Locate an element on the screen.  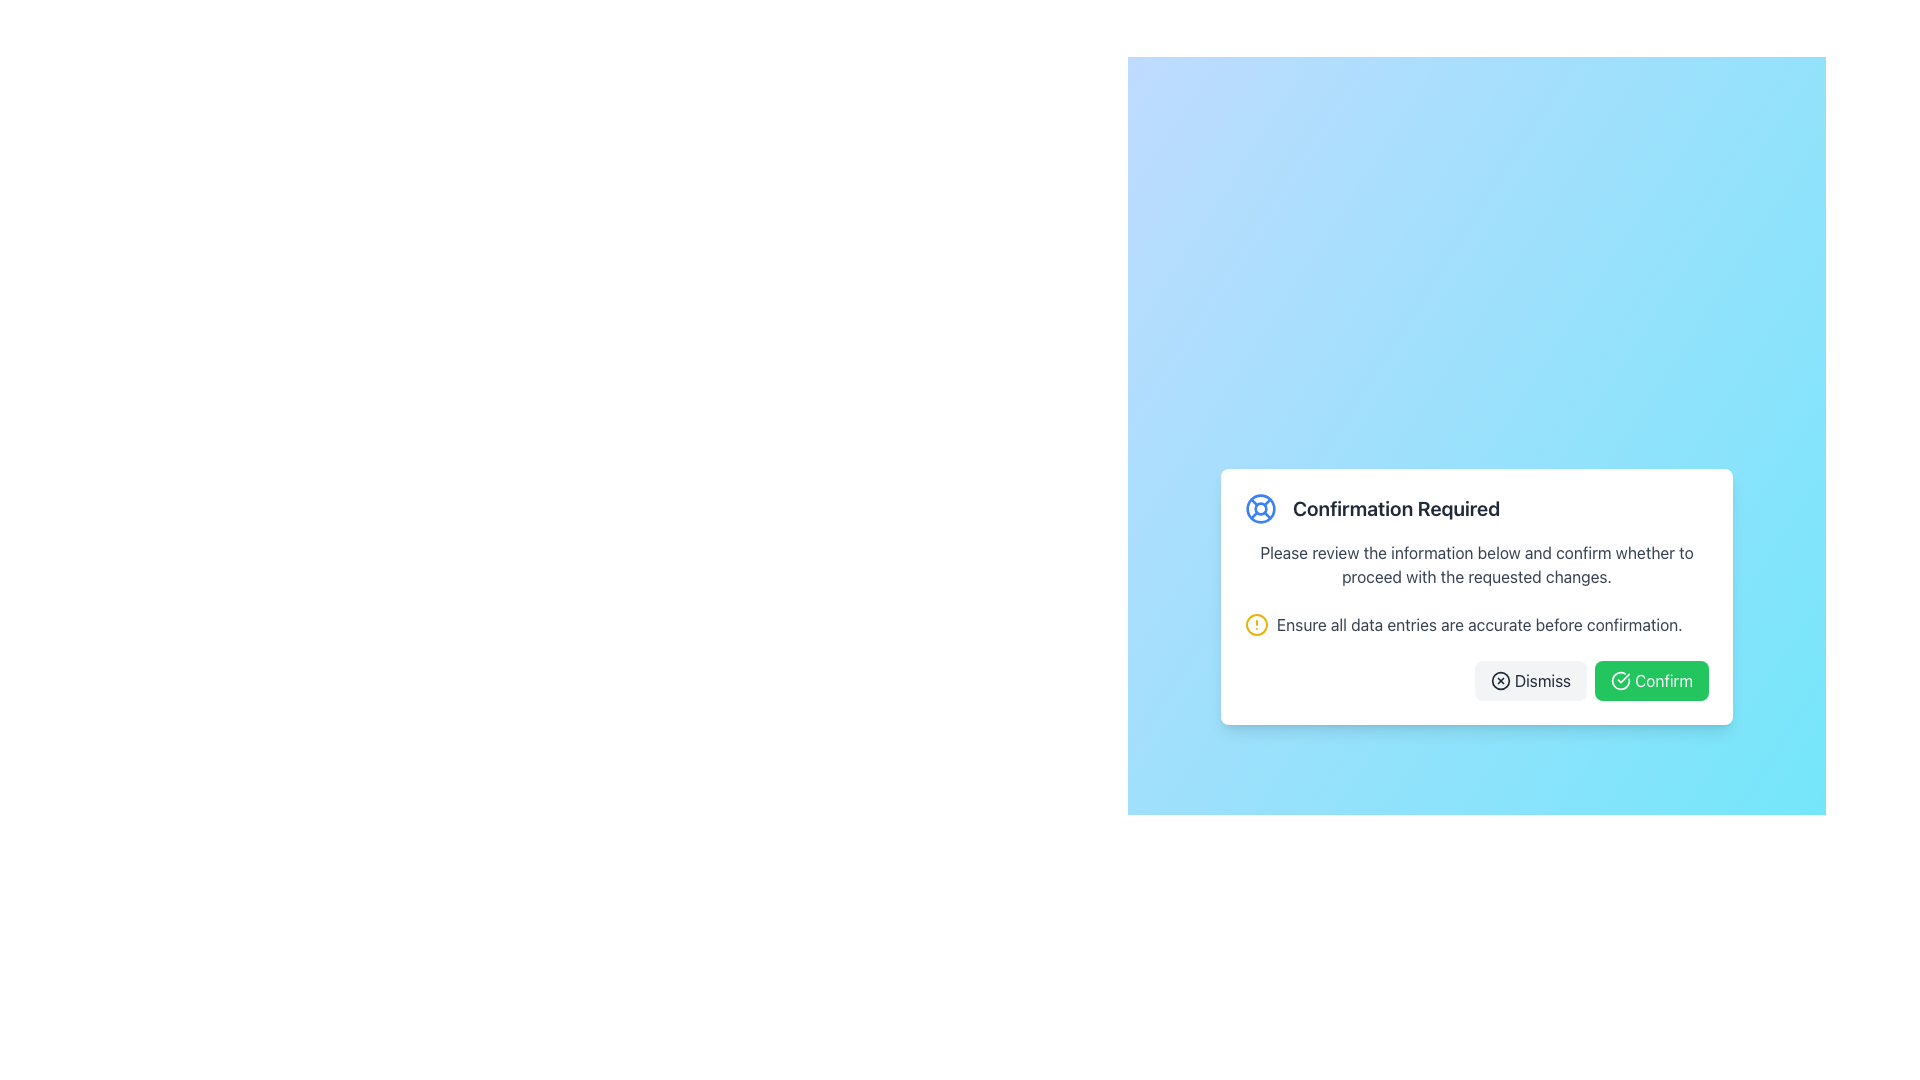
the 'Dismiss' button in the Button group located at the bottom of the modal is located at coordinates (1477, 680).